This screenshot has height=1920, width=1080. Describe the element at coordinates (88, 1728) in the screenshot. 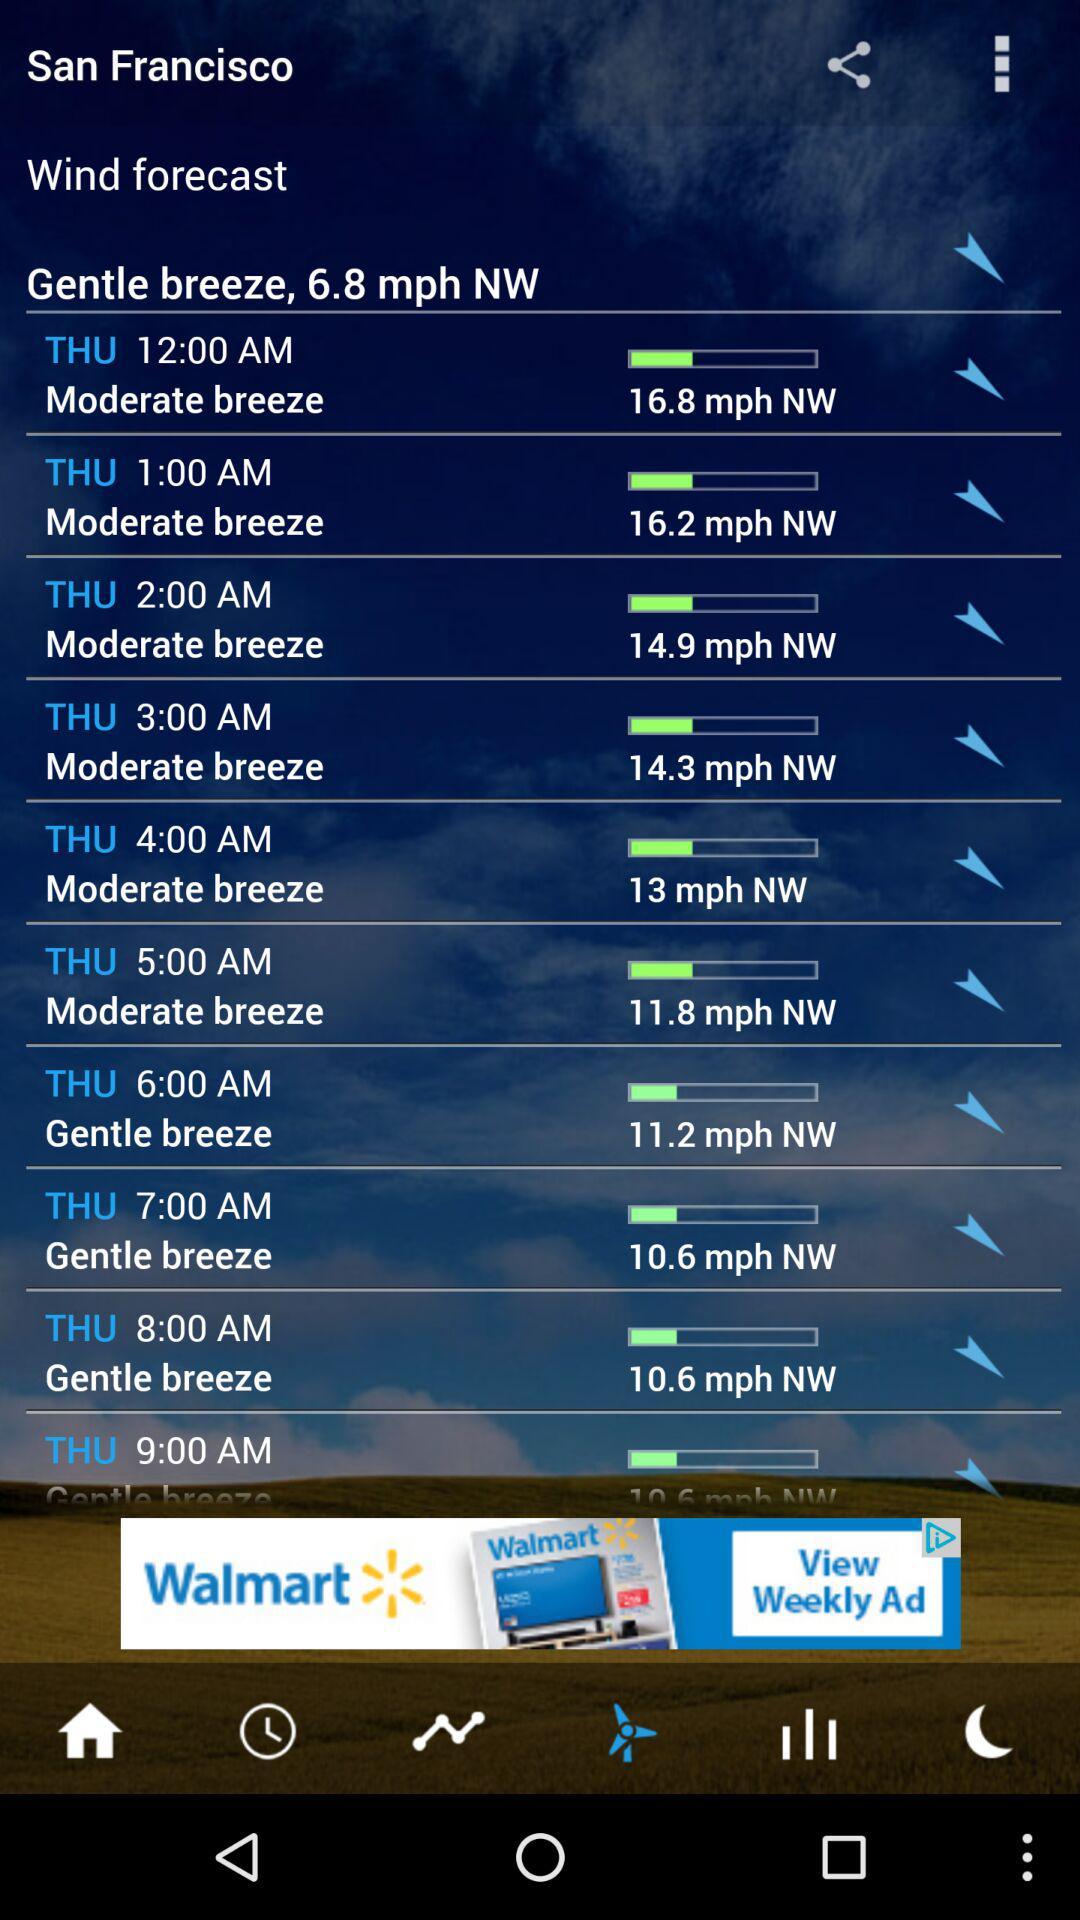

I see `click the menu button` at that location.